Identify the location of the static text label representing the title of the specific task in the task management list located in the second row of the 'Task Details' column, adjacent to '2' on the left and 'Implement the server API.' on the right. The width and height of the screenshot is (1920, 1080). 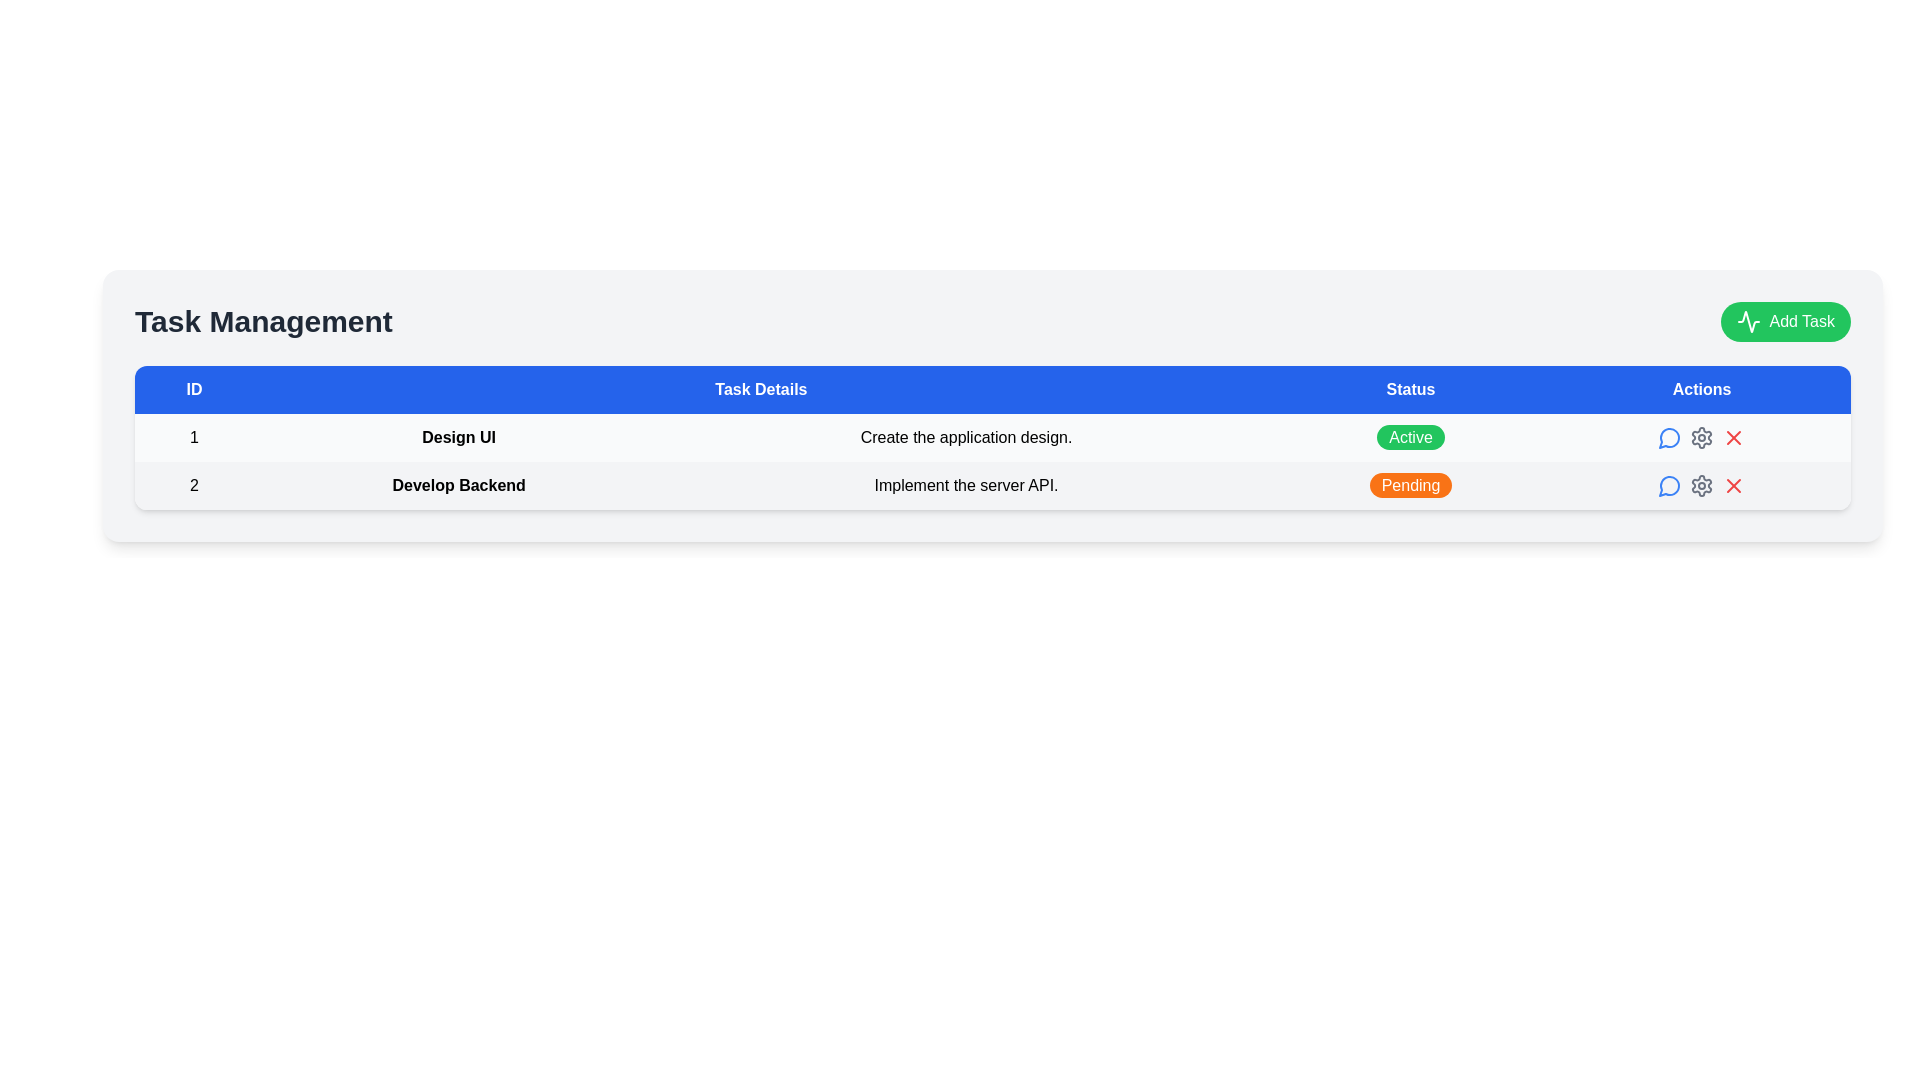
(458, 486).